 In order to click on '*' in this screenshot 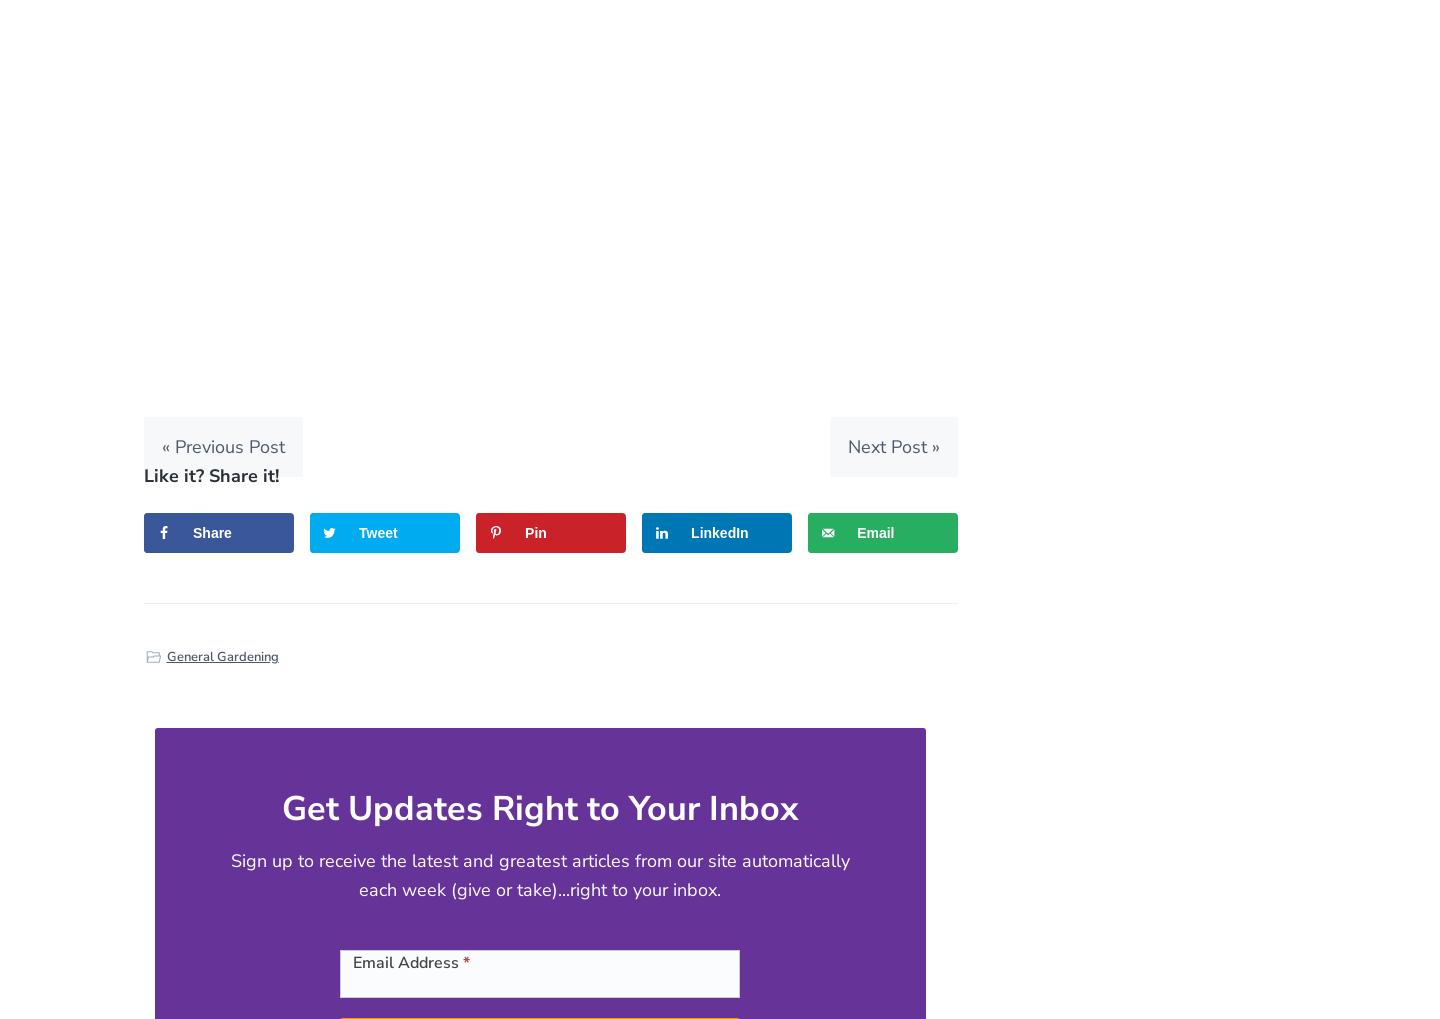, I will do `click(466, 961)`.